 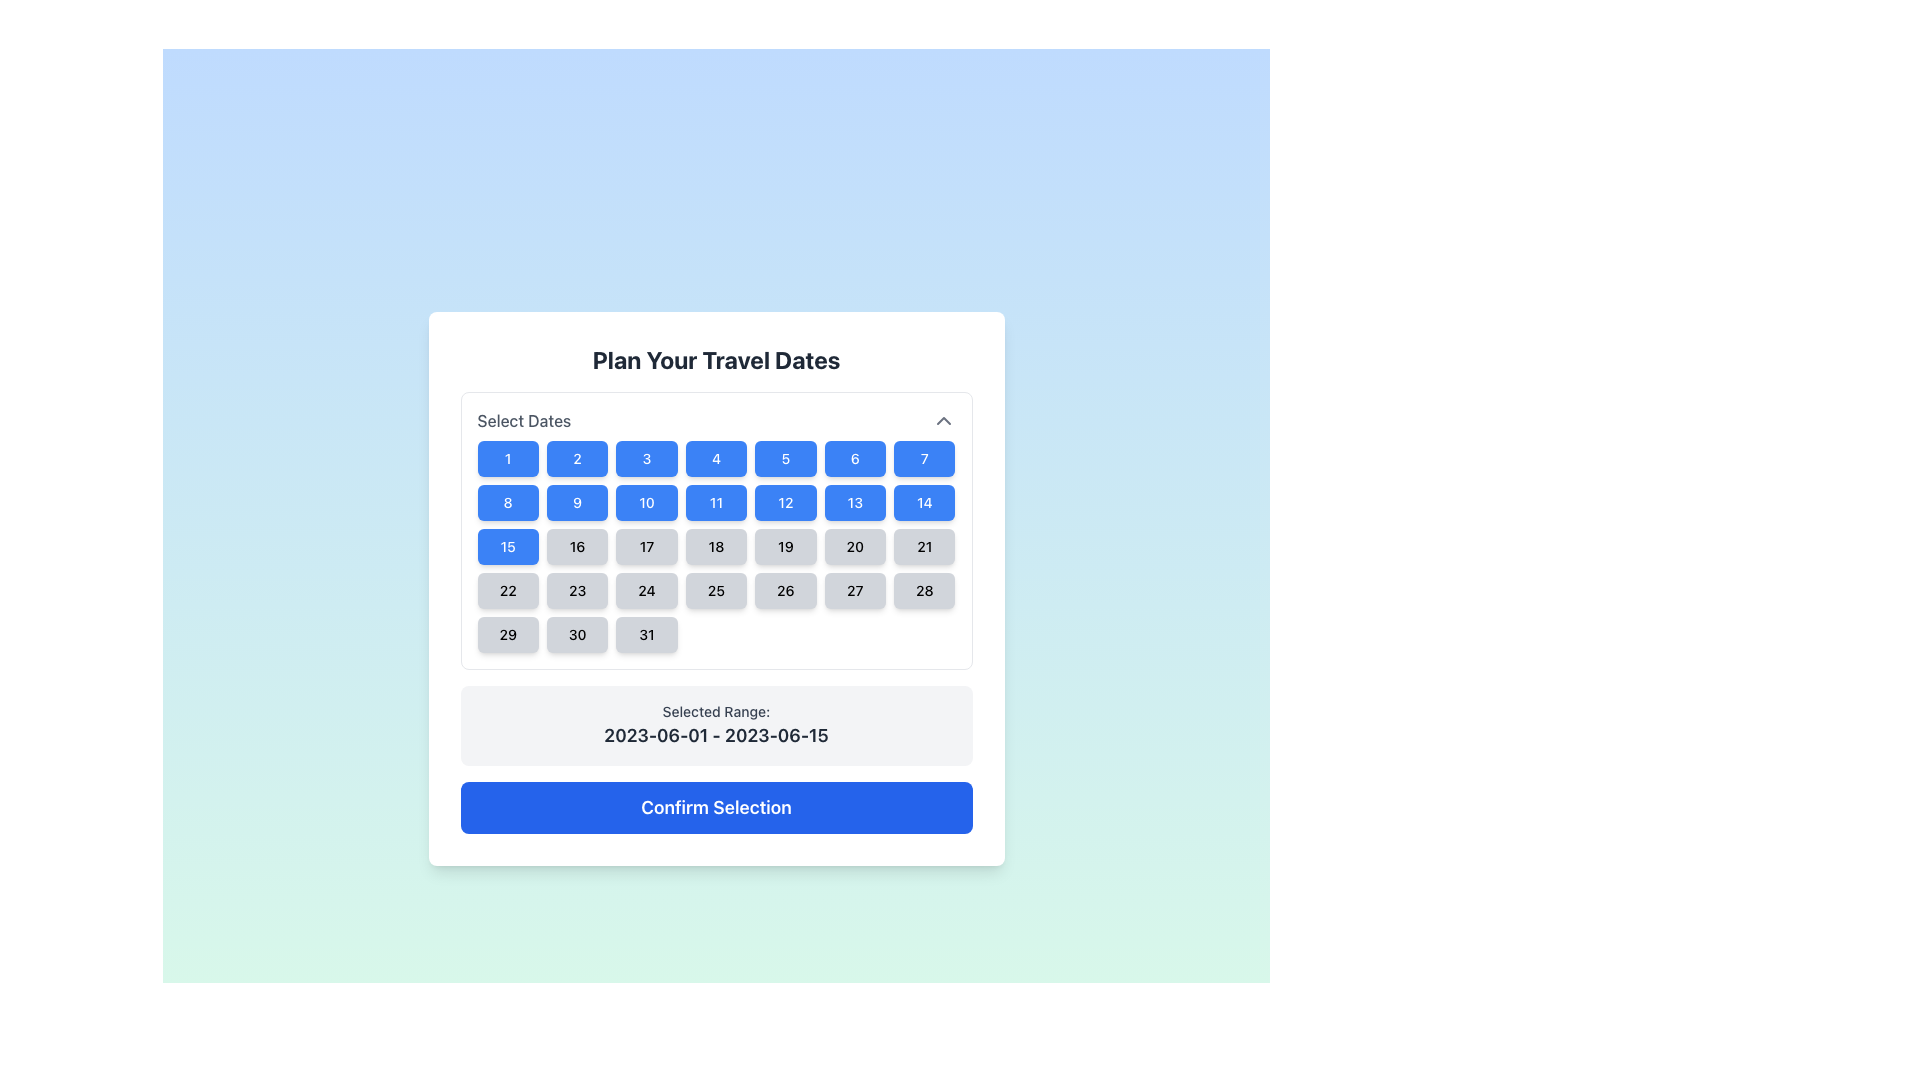 I want to click on the 23rd date selection button in the grid layout, so click(x=576, y=589).